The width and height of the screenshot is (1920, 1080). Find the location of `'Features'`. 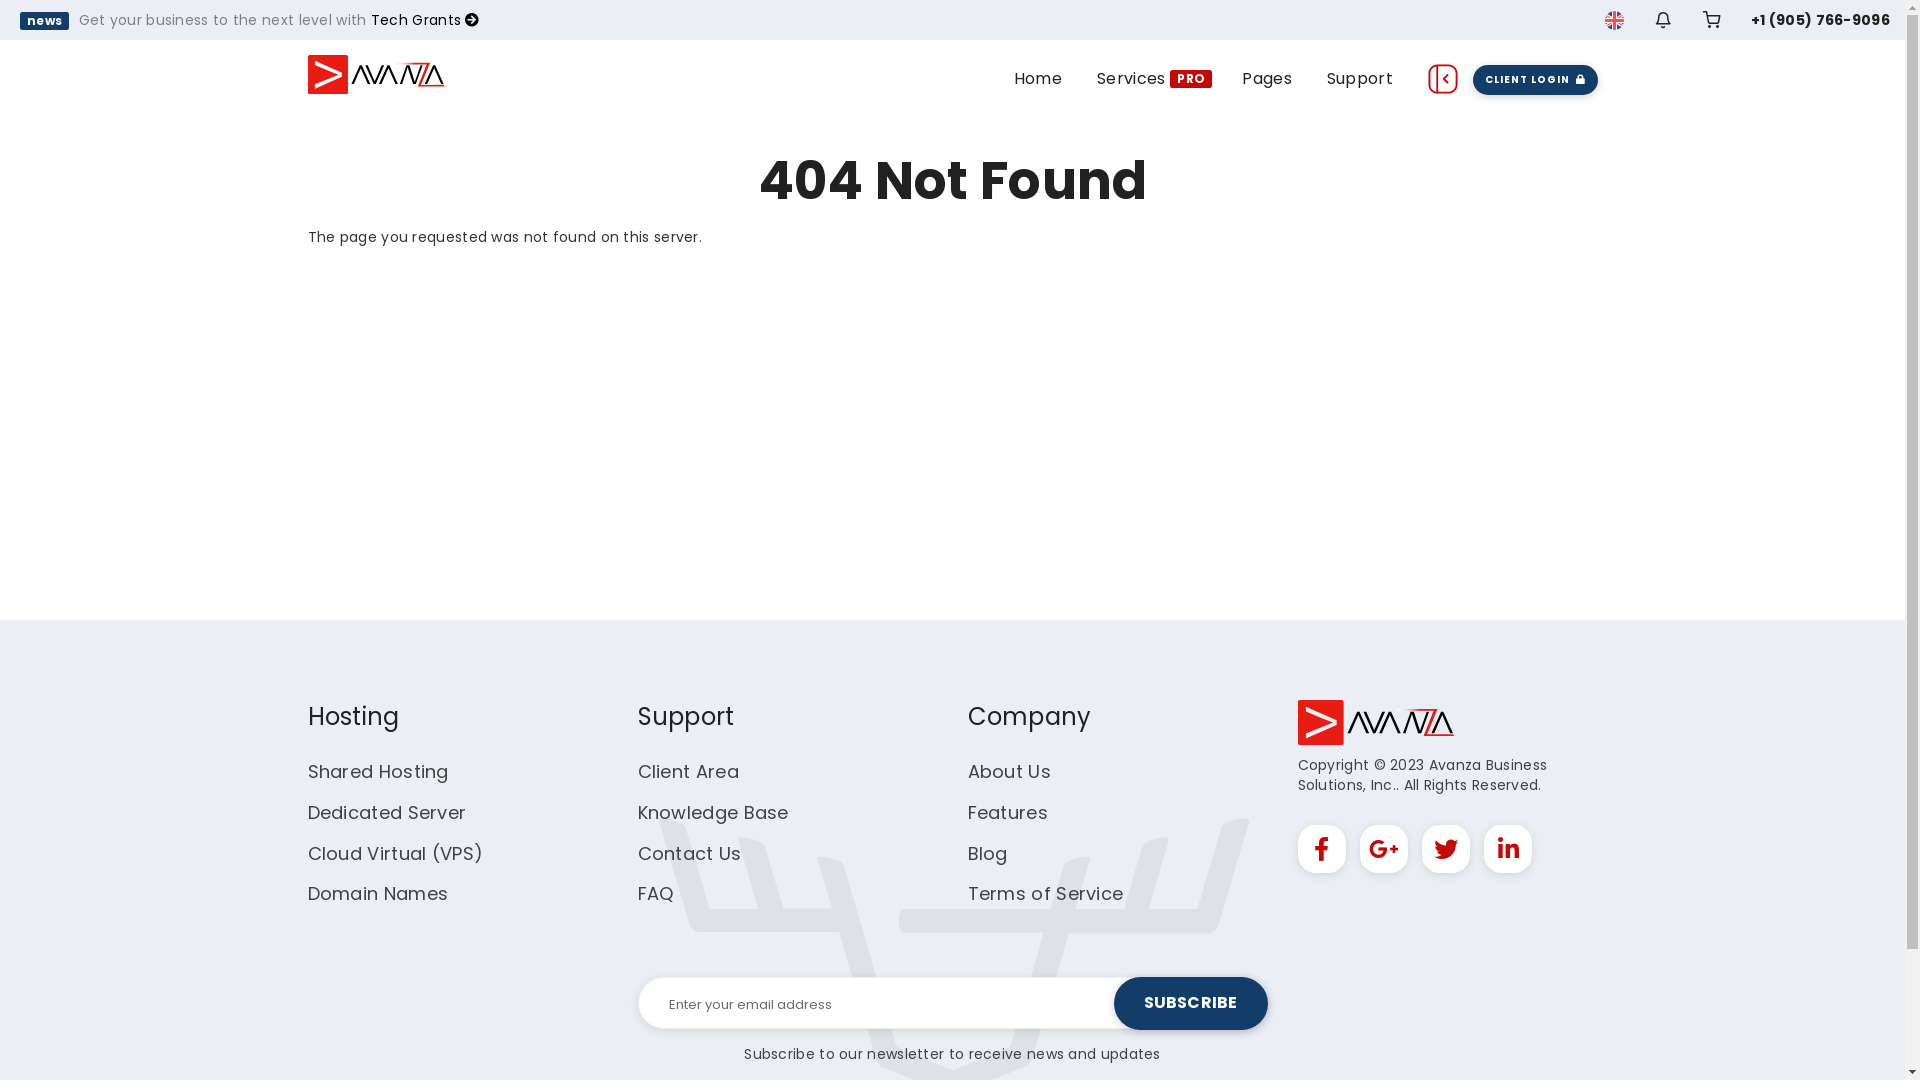

'Features' is located at coordinates (1008, 812).